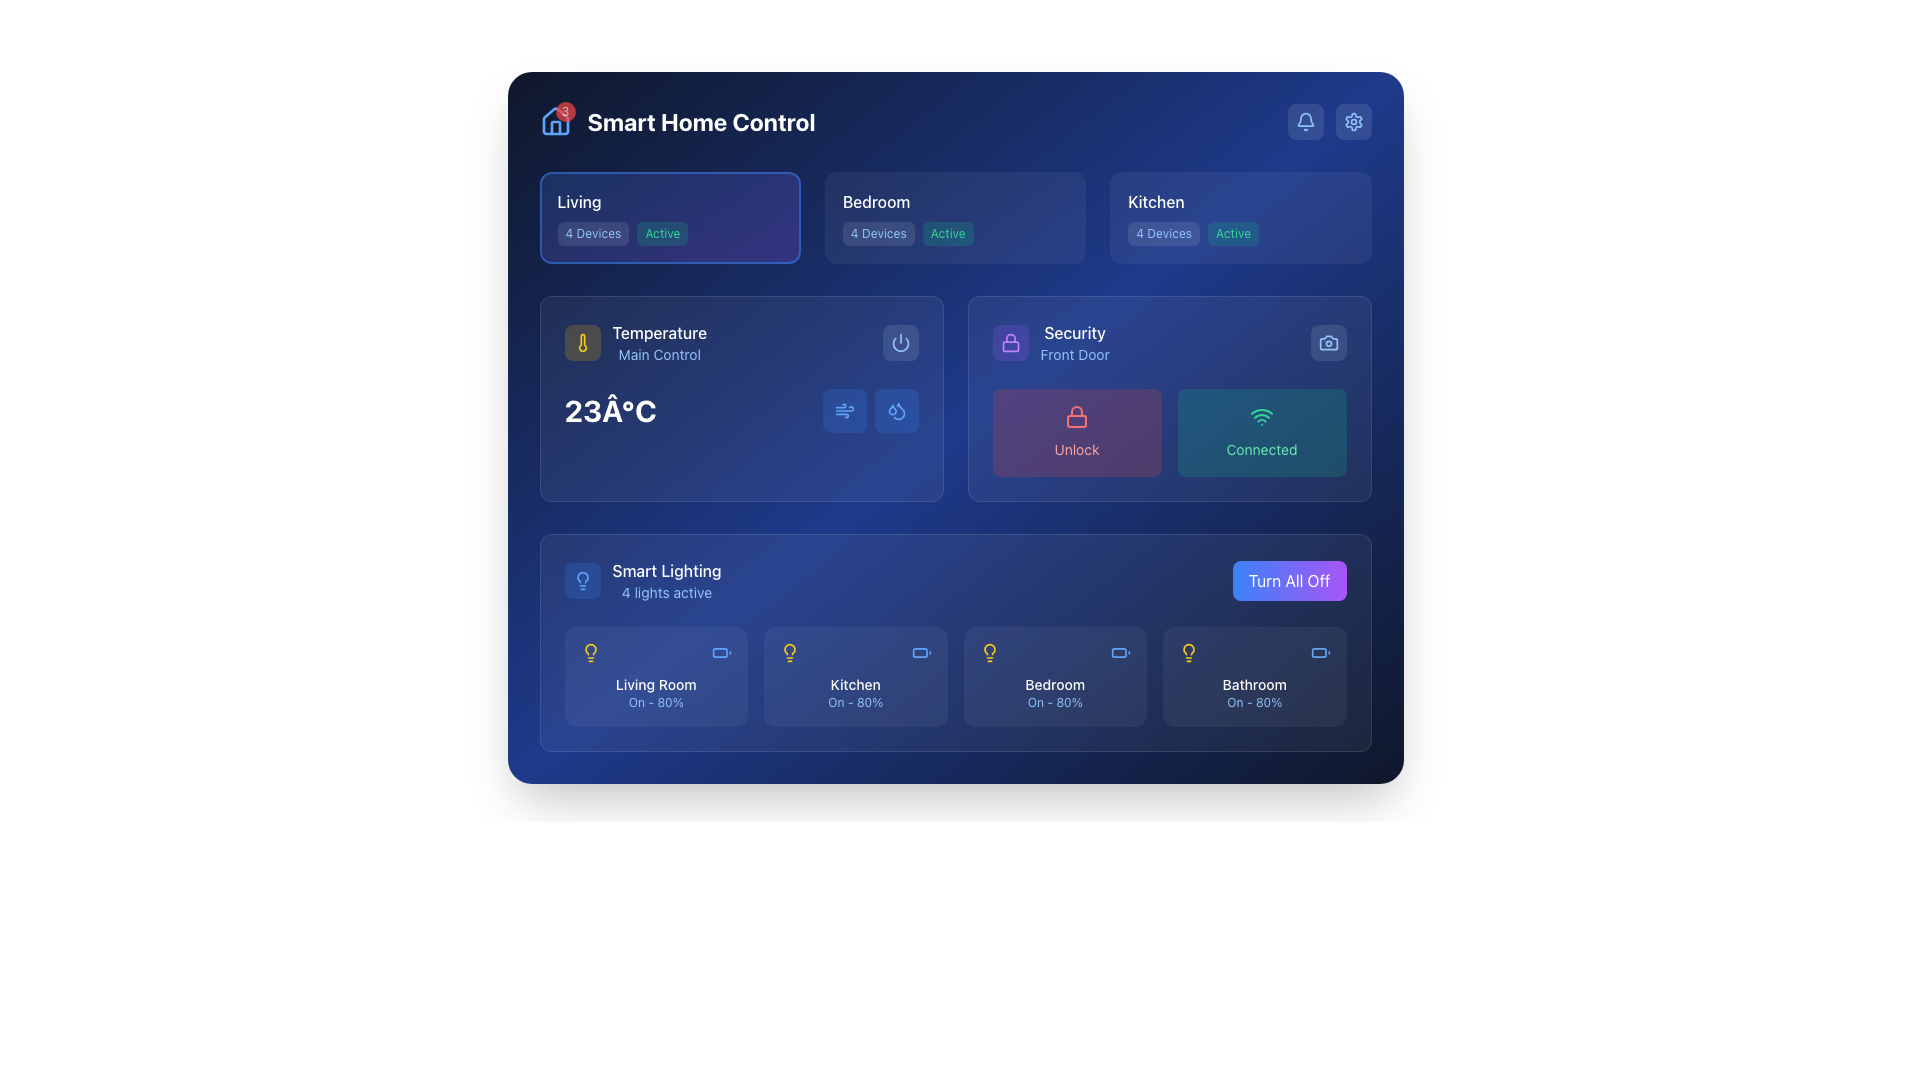 The image size is (1920, 1080). Describe the element at coordinates (899, 343) in the screenshot. I see `the lower curved segment of the power button icon located at the top-right corner of the interface` at that location.